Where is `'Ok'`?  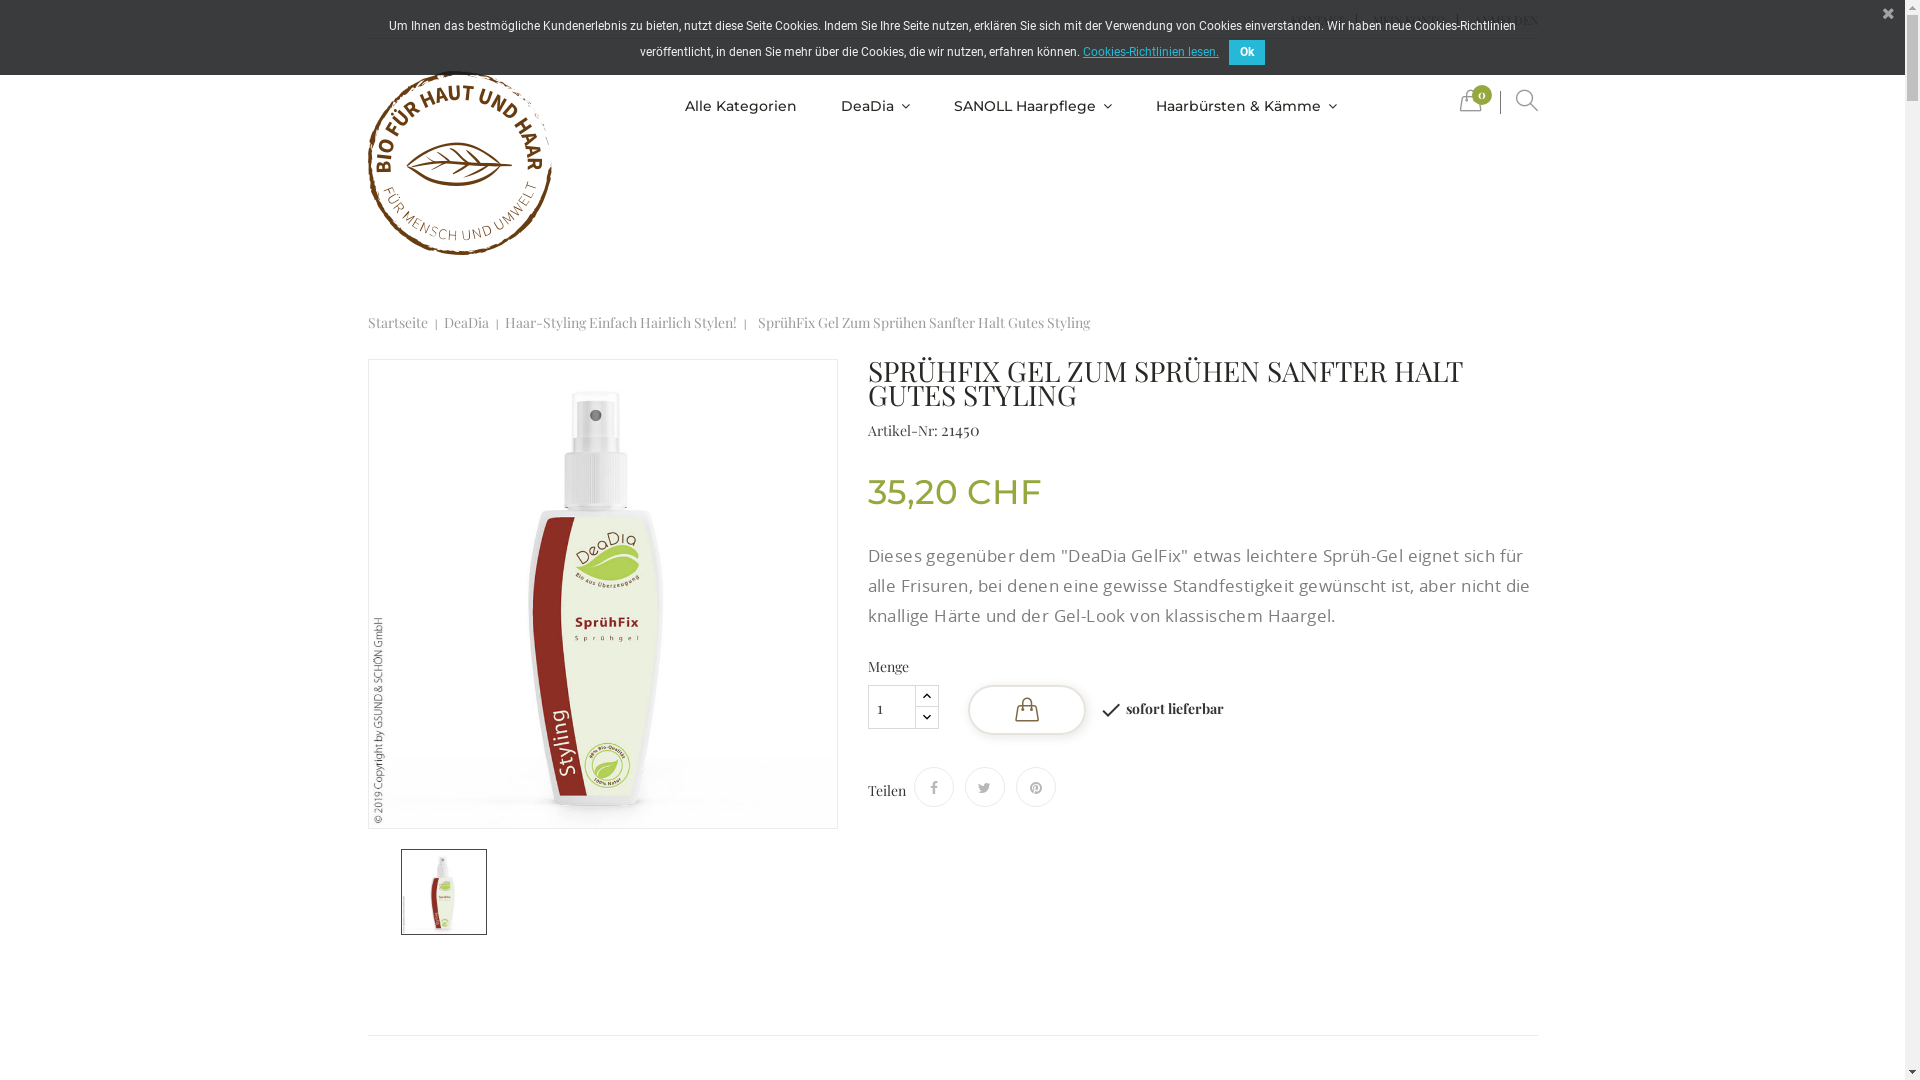 'Ok' is located at coordinates (1227, 50).